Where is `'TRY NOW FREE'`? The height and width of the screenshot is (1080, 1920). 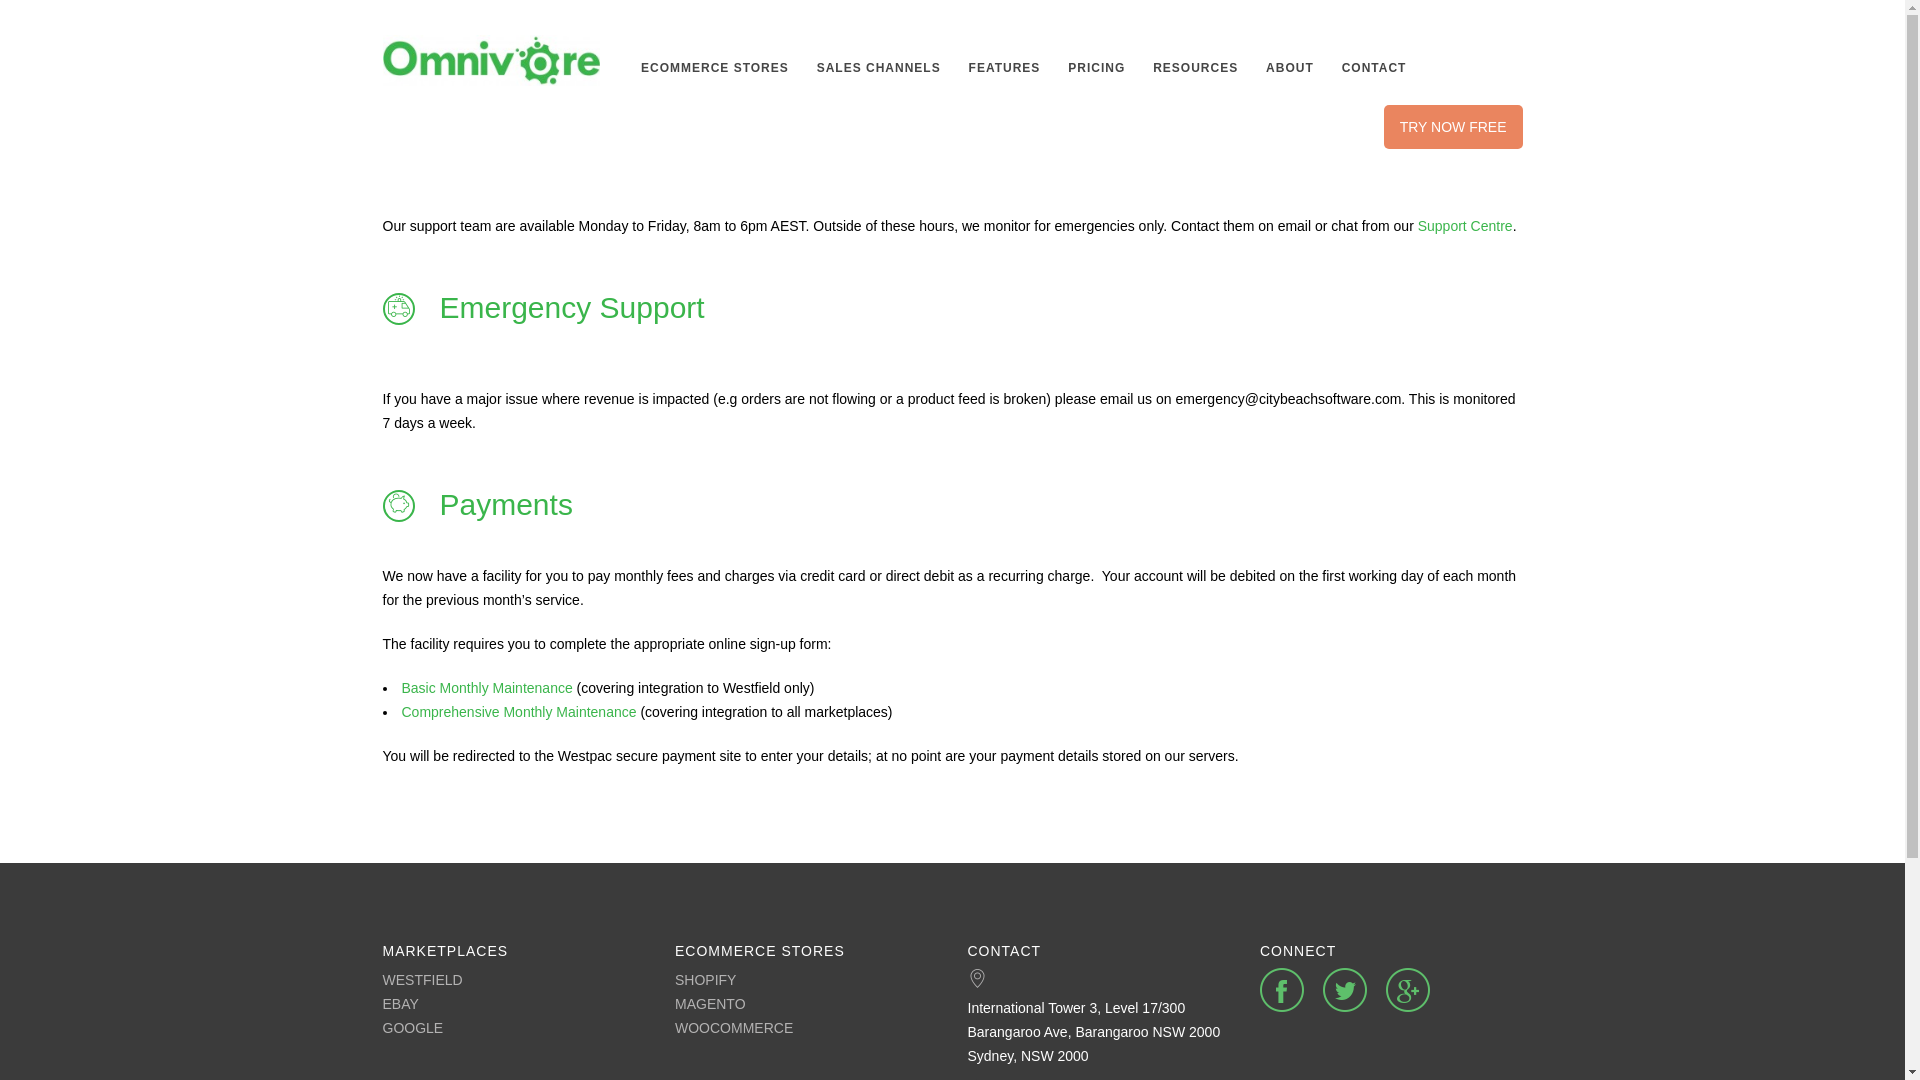
'TRY NOW FREE' is located at coordinates (1453, 127).